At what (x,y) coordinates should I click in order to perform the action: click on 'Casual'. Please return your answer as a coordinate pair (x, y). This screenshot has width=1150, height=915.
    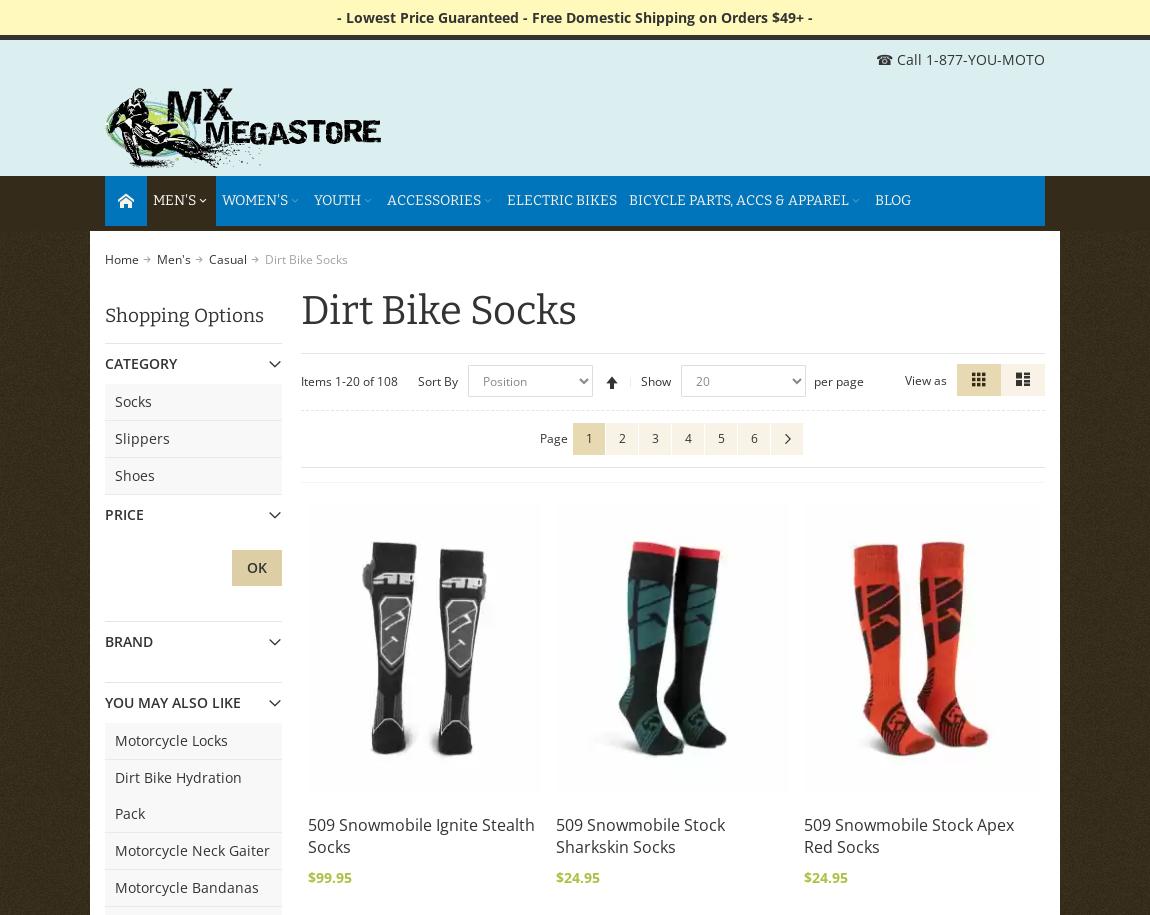
    Looking at the image, I should click on (227, 258).